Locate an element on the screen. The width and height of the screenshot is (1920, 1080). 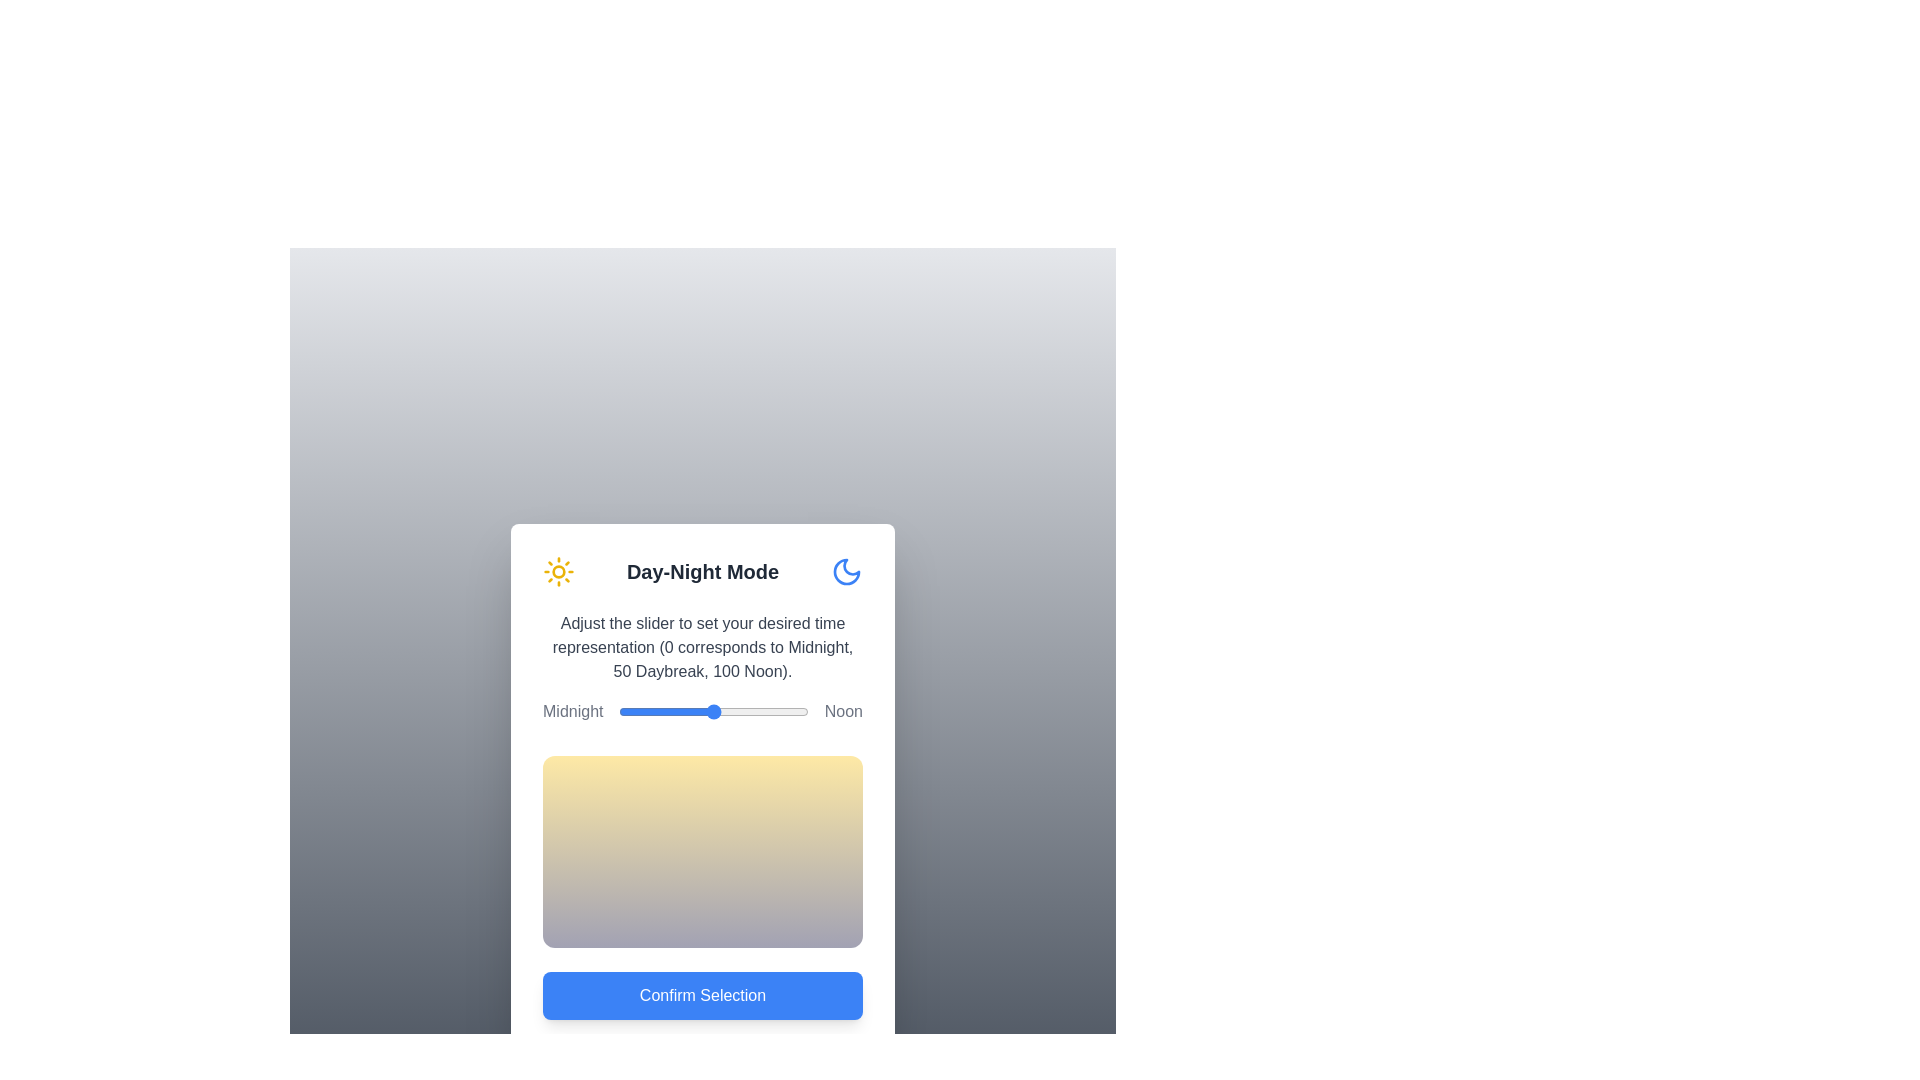
the slider to set the time representation to 3 is located at coordinates (624, 711).